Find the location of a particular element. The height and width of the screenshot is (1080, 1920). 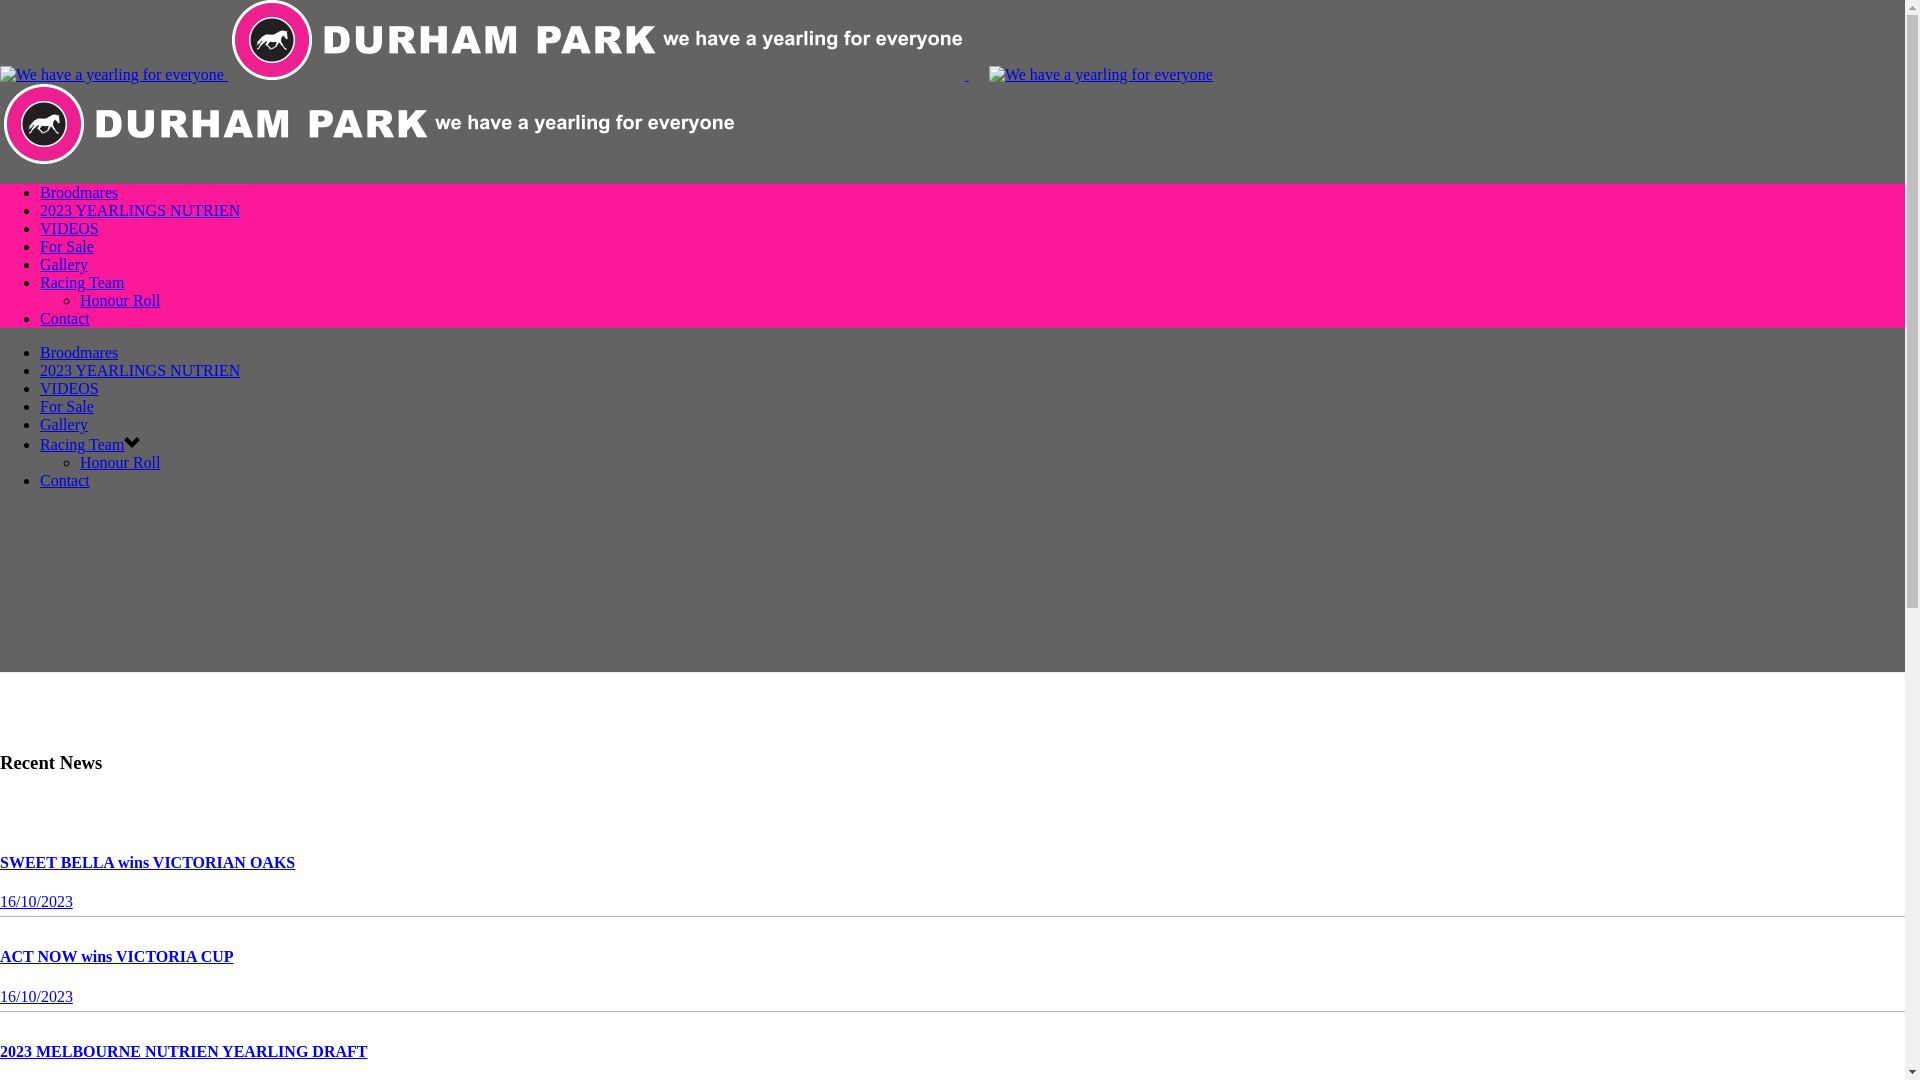

'SWEET BELLA wins VICTORIAN OAKS' is located at coordinates (146, 861).